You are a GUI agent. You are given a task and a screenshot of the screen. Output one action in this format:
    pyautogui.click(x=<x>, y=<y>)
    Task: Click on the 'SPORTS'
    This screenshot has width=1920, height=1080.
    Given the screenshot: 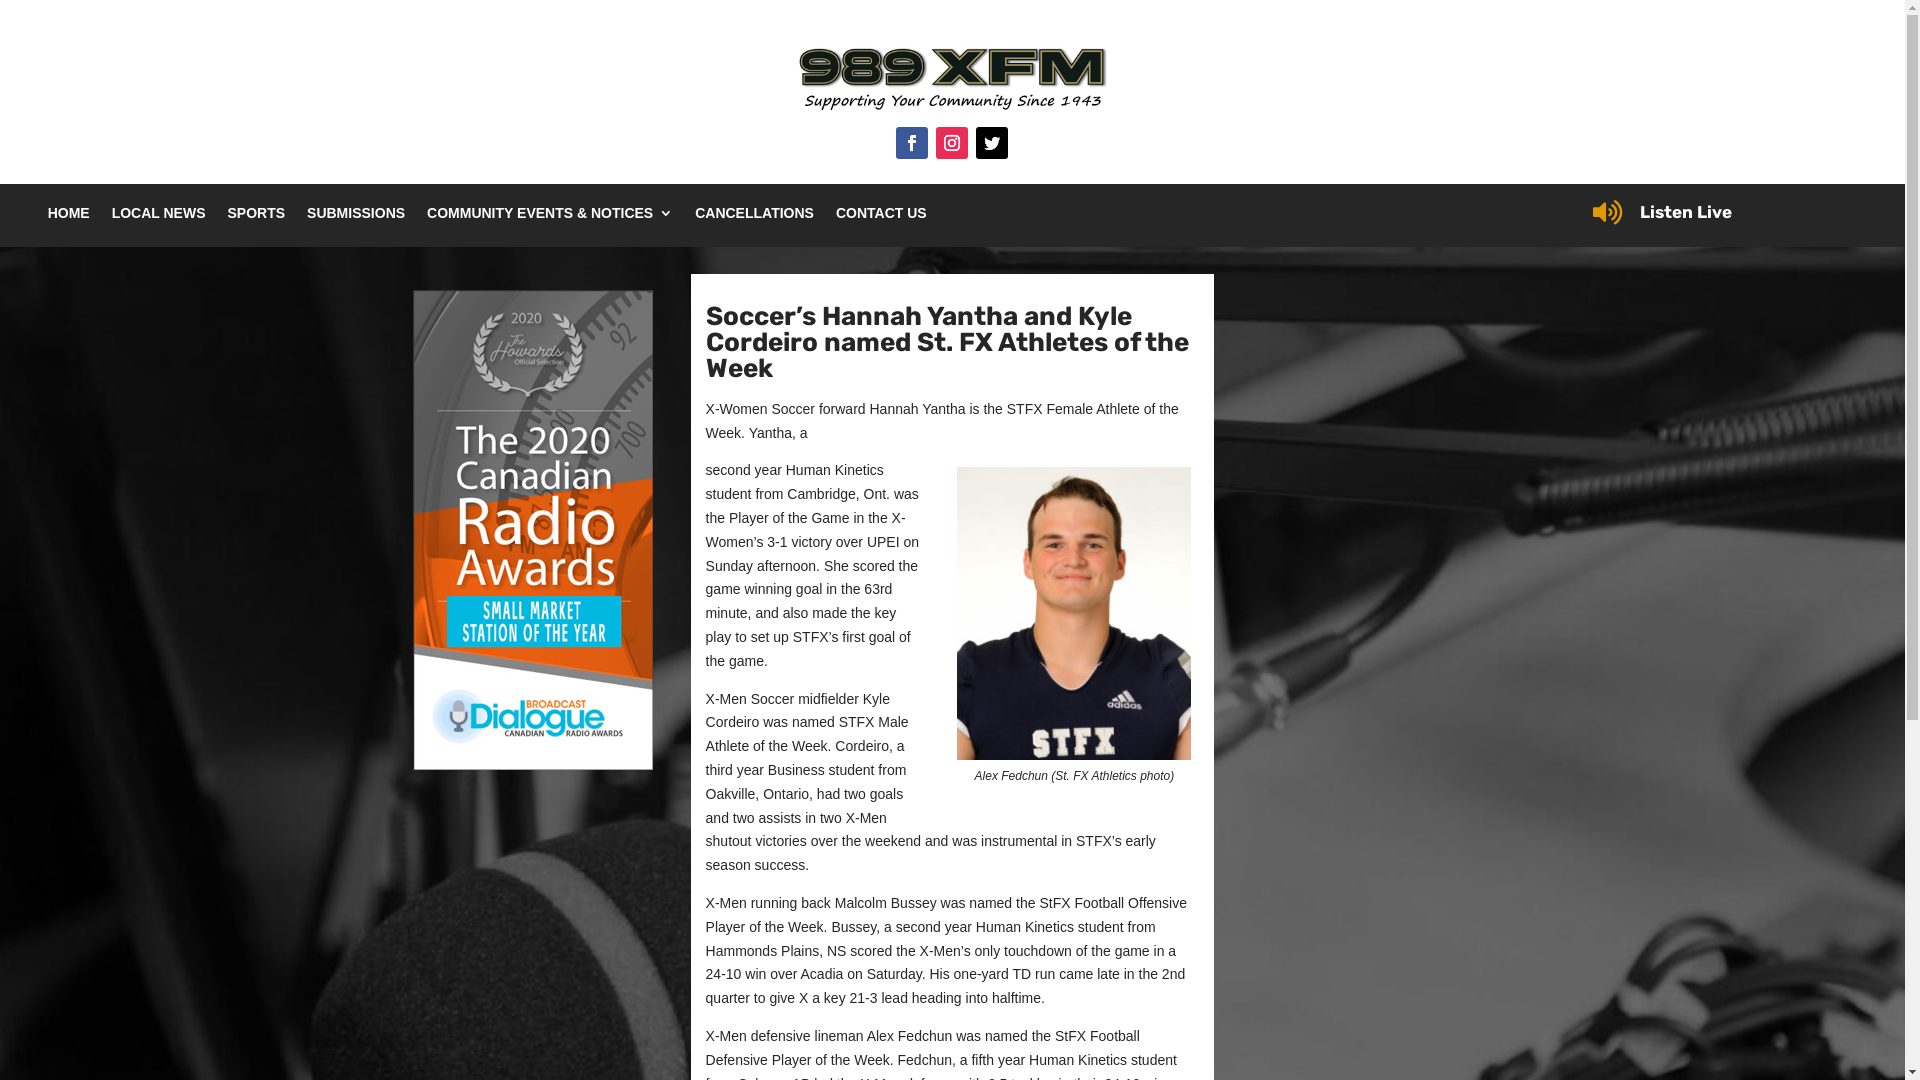 What is the action you would take?
    pyautogui.click(x=254, y=216)
    